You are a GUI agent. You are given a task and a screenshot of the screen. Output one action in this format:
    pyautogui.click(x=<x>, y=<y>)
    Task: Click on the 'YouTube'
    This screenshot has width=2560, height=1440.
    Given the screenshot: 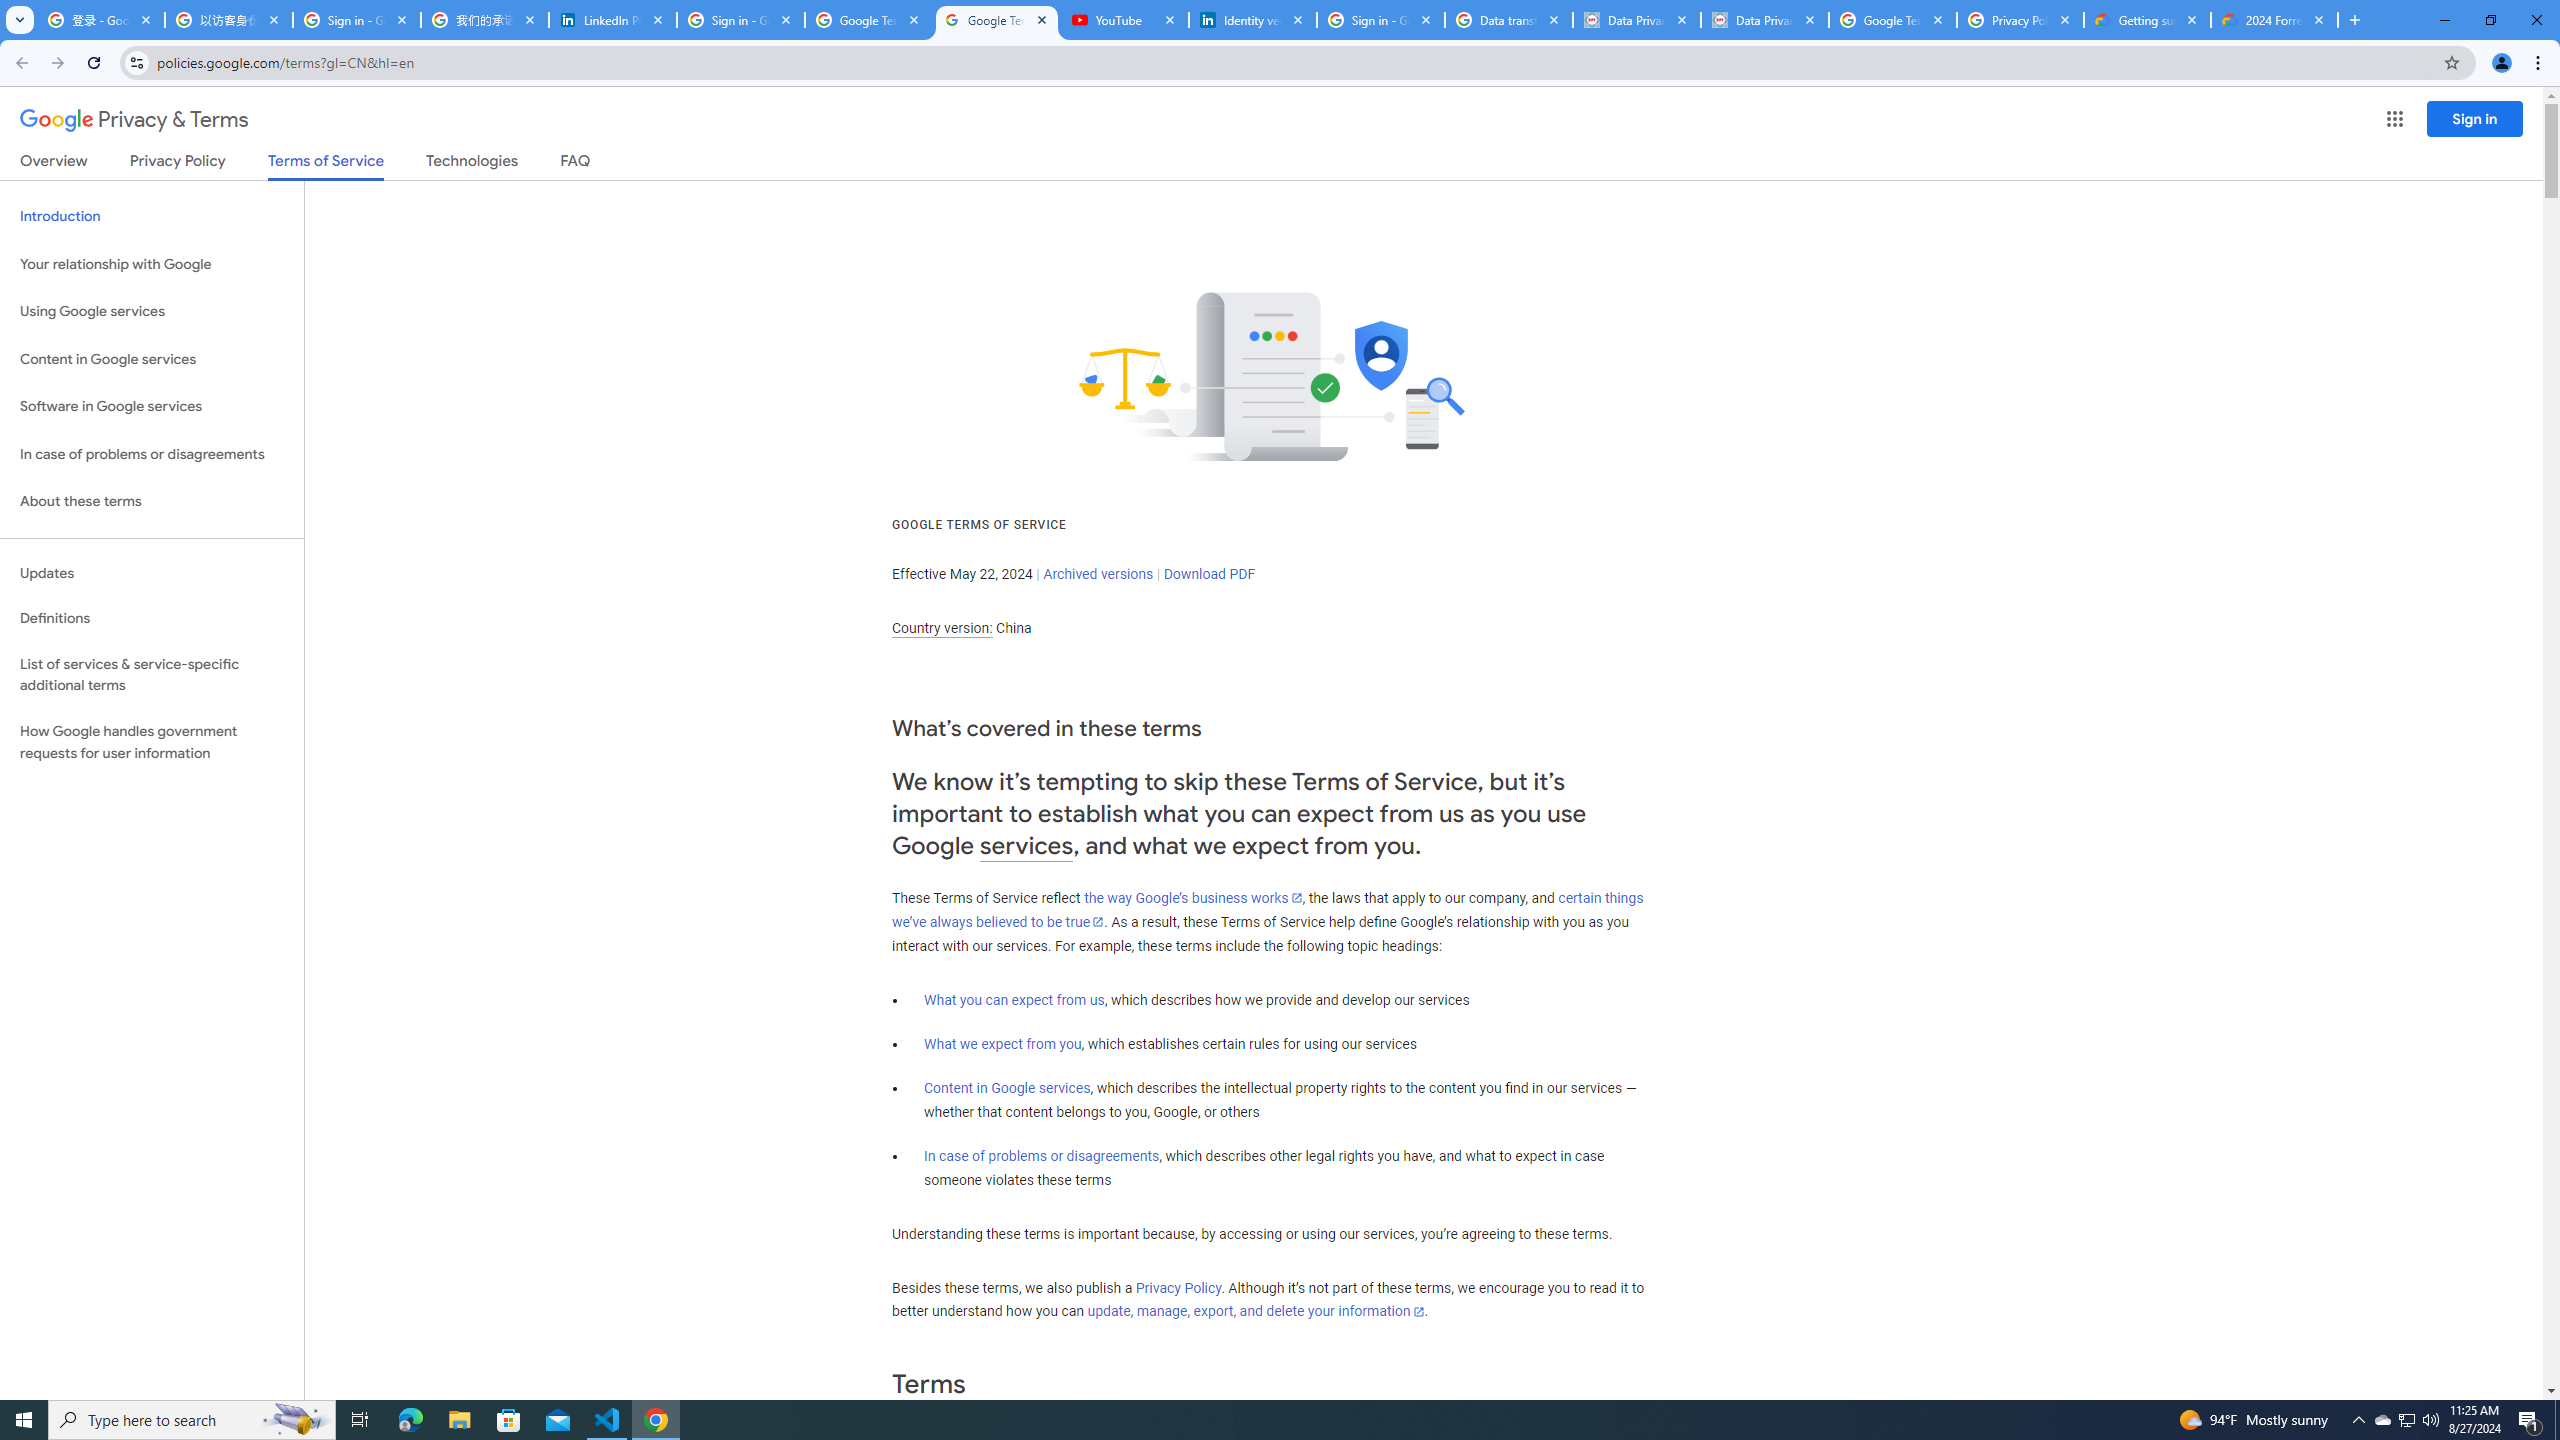 What is the action you would take?
    pyautogui.click(x=1125, y=19)
    